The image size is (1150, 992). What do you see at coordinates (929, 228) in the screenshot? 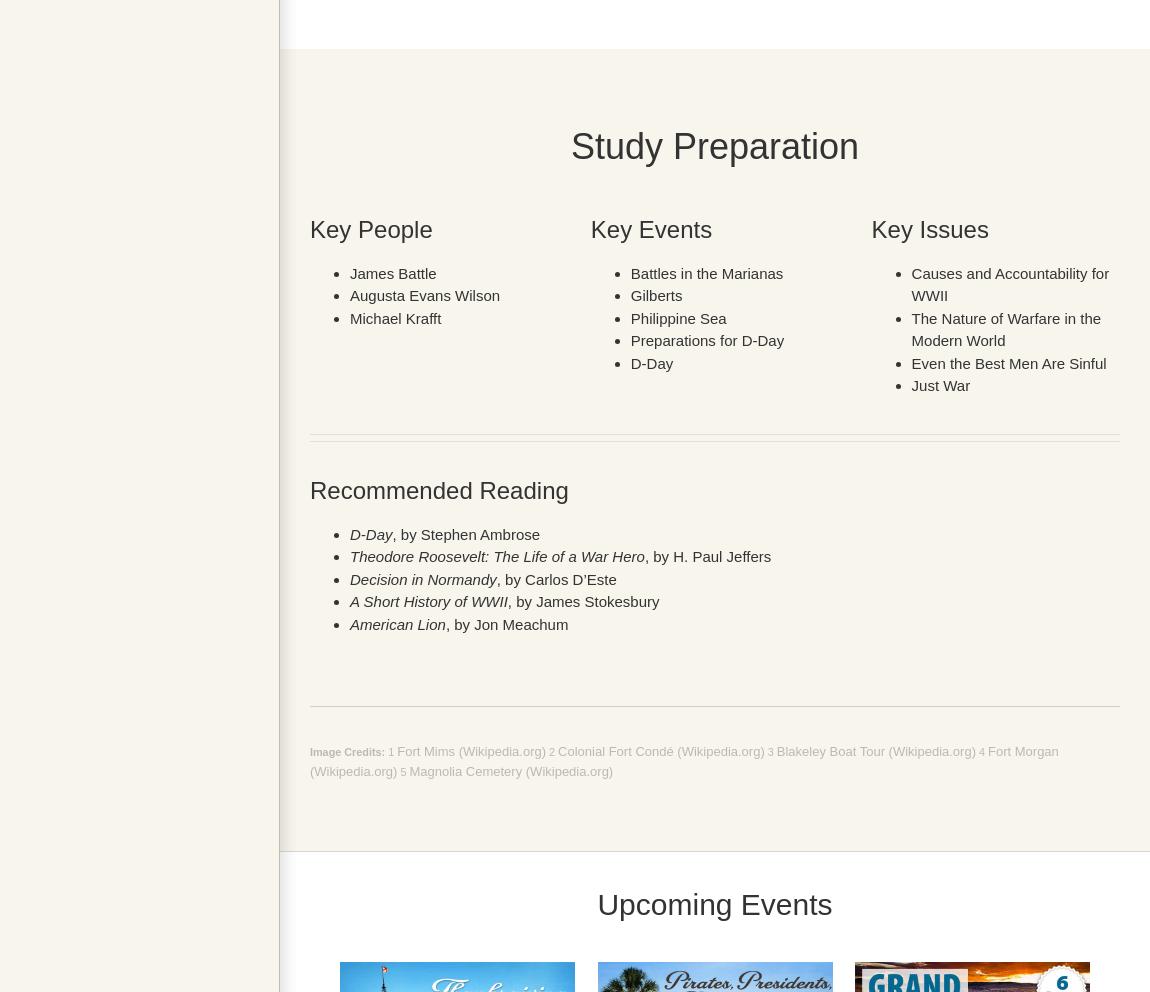
I see `'Key Issues'` at bounding box center [929, 228].